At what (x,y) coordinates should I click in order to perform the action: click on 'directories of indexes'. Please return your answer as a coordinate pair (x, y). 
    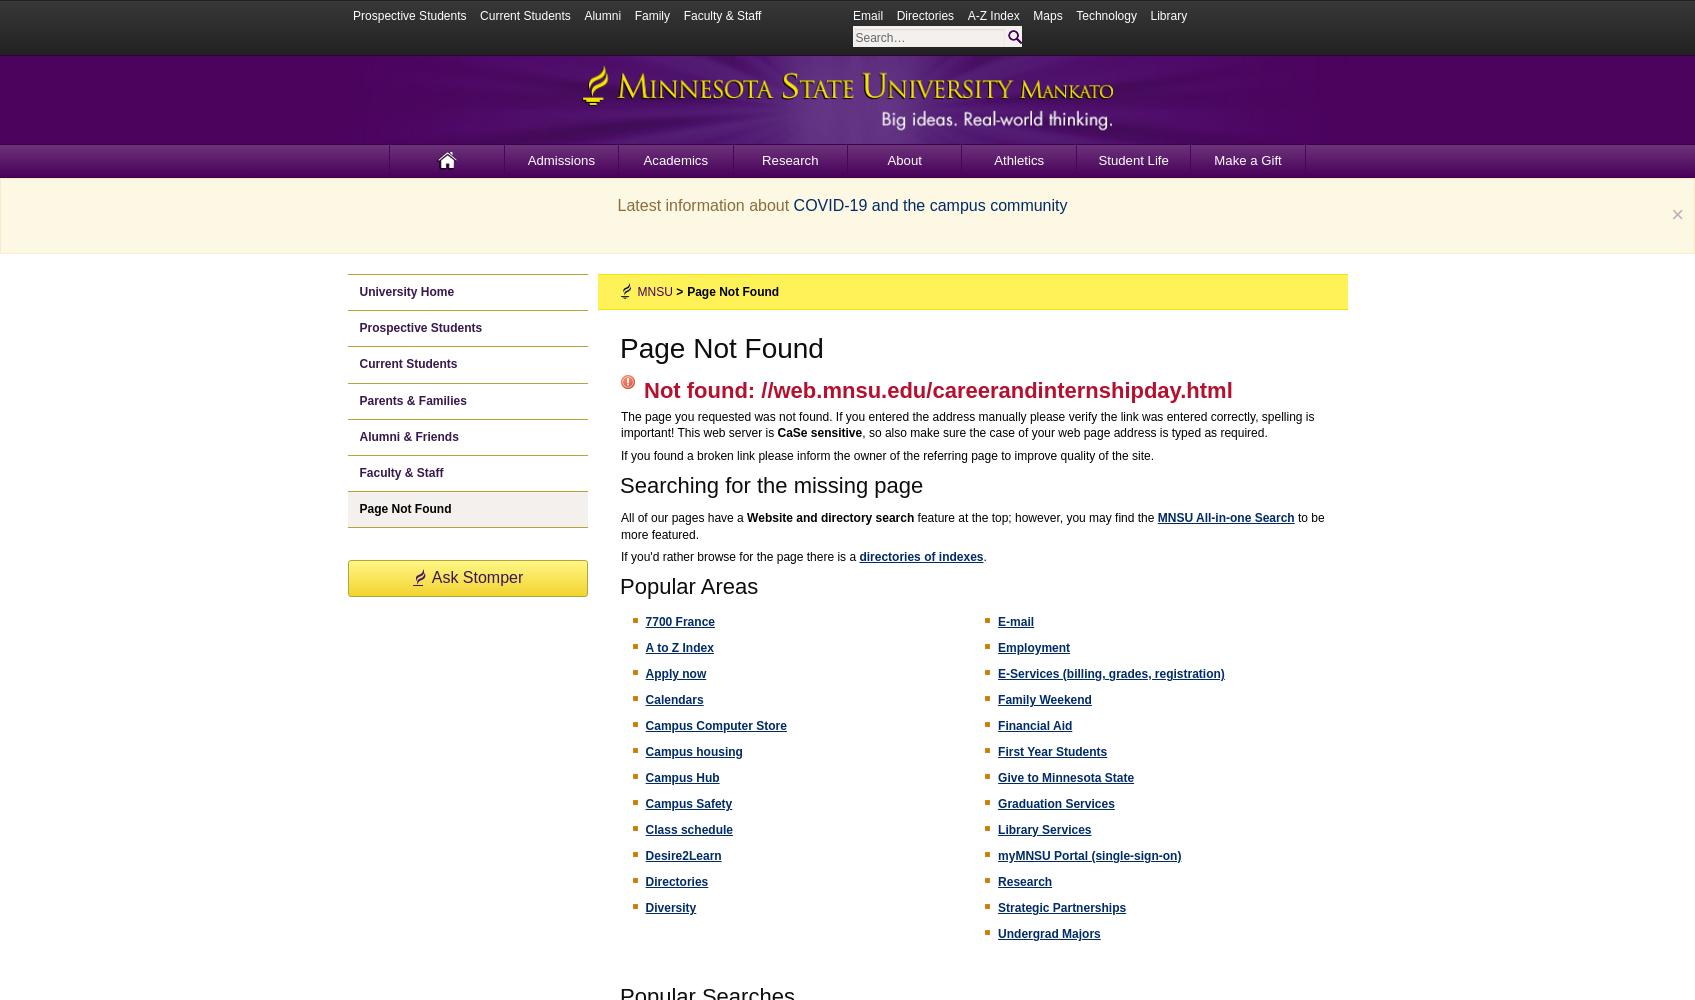
    Looking at the image, I should click on (921, 557).